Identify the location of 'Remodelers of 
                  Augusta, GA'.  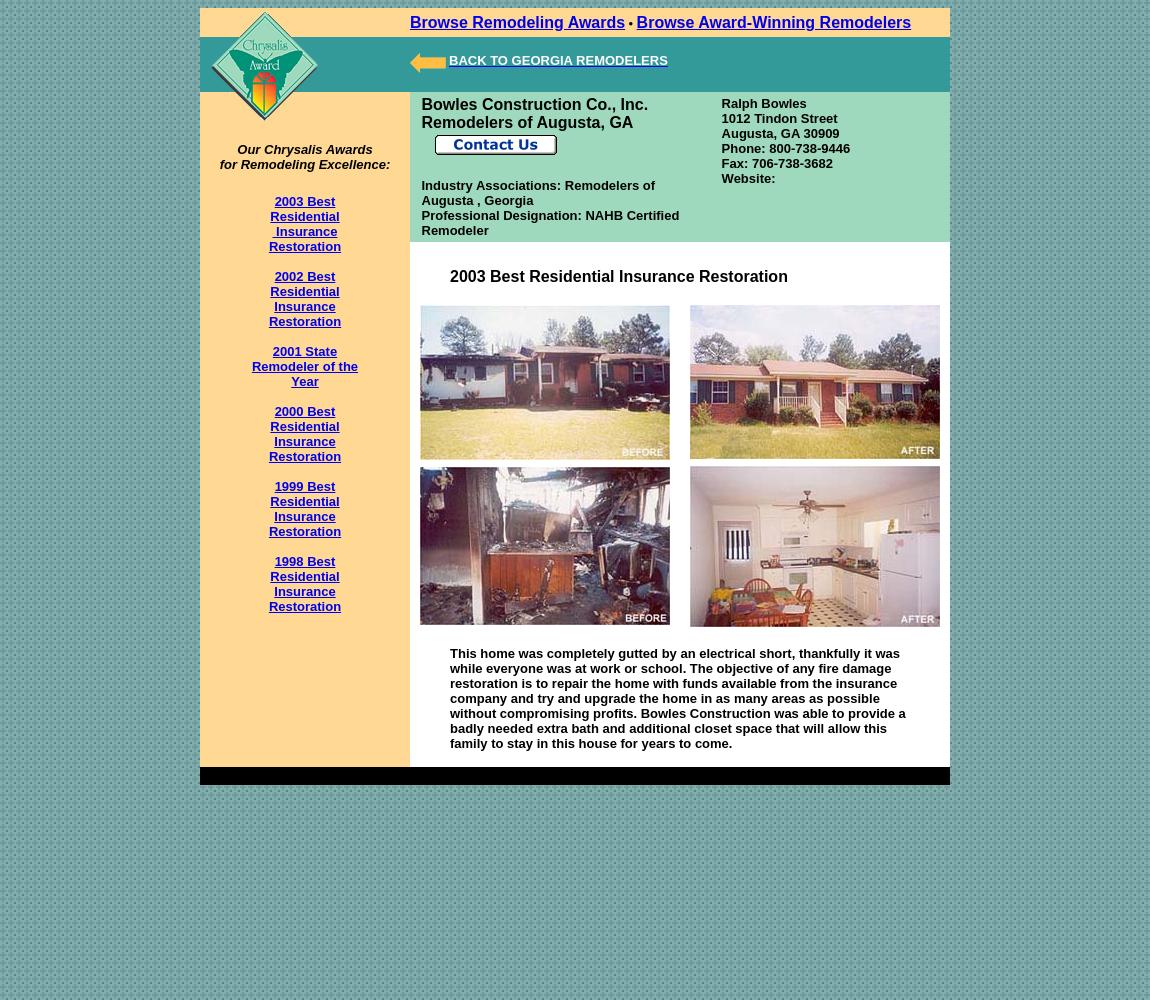
(527, 121).